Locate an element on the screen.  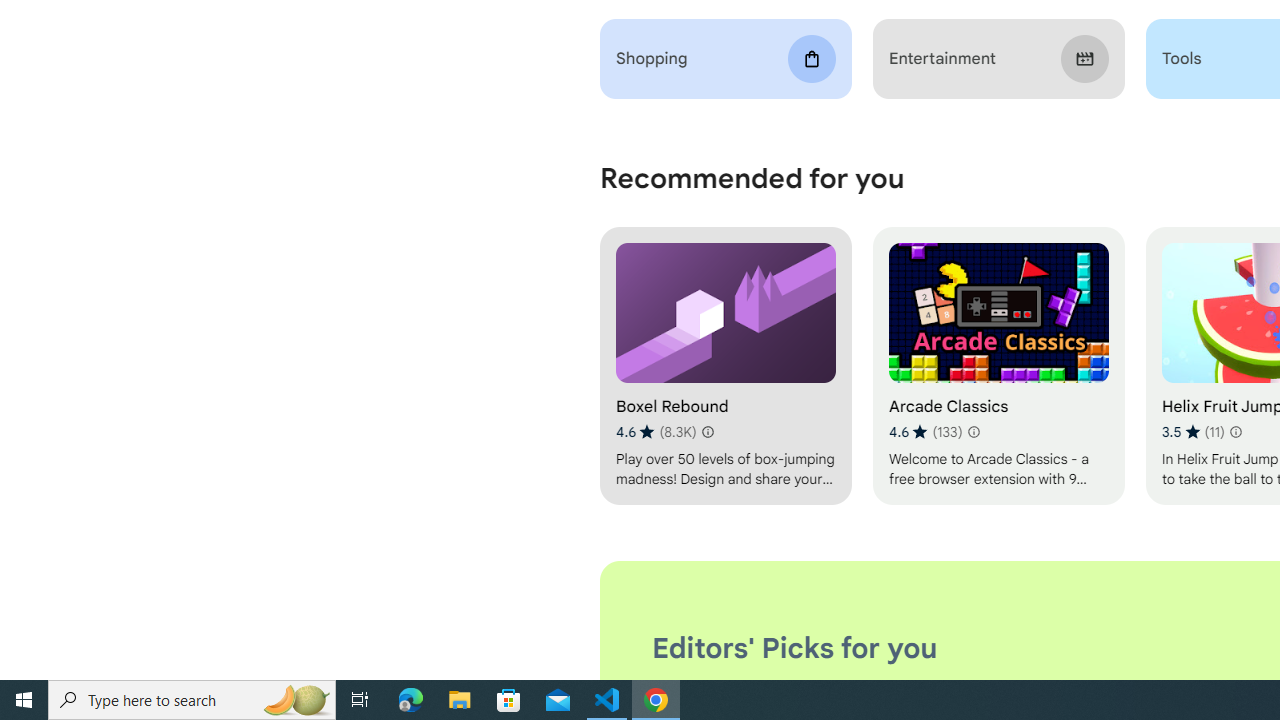
'Learn more about results and reviews "Boxel Rebound"' is located at coordinates (707, 431).